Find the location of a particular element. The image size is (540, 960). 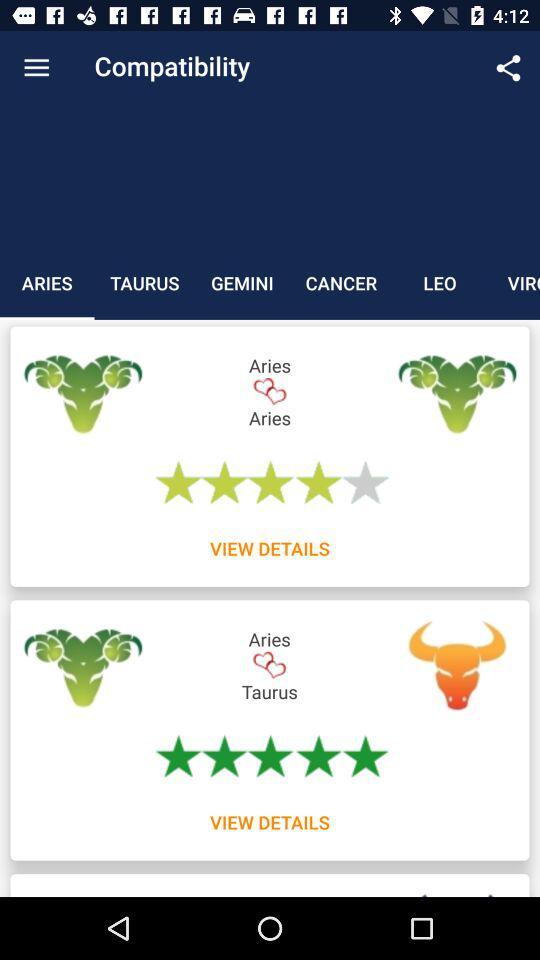

the label below aries is located at coordinates (81, 391).